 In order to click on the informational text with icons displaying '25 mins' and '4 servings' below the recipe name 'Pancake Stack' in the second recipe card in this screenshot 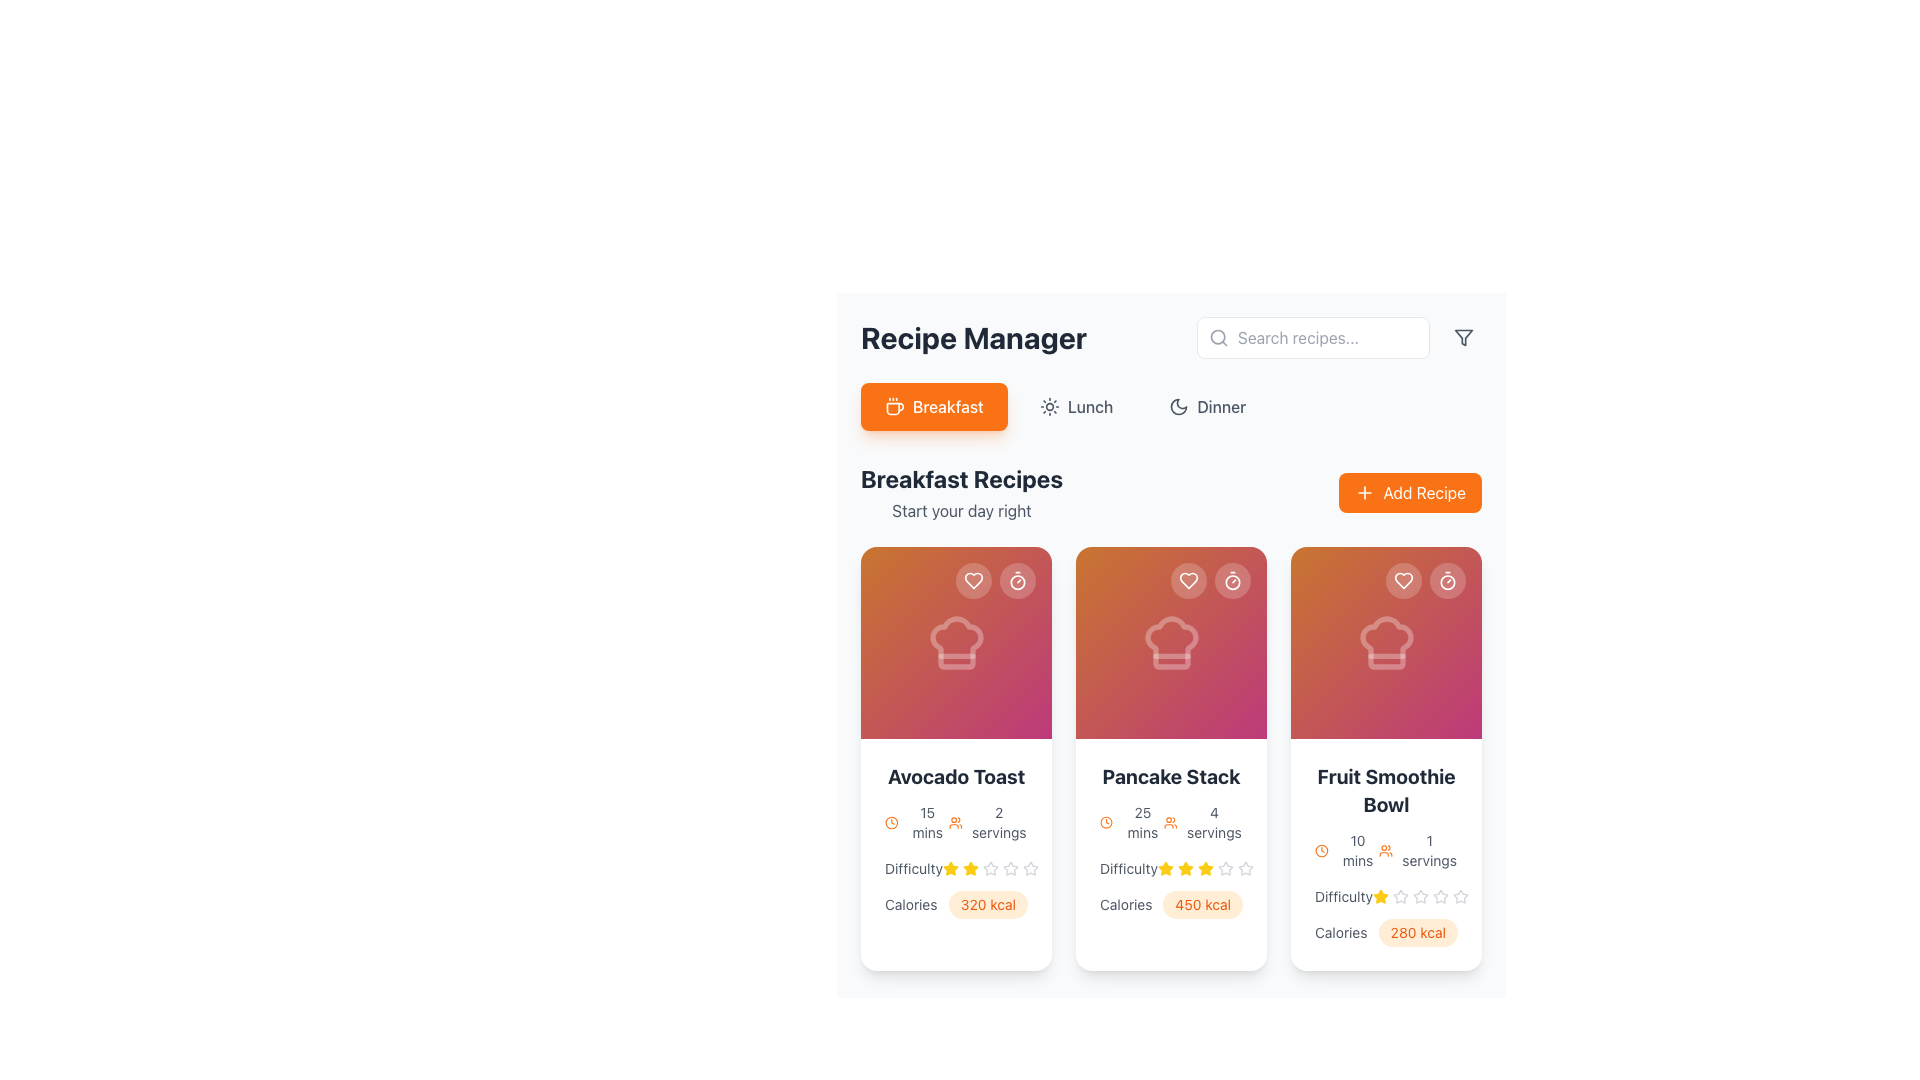, I will do `click(1171, 822)`.